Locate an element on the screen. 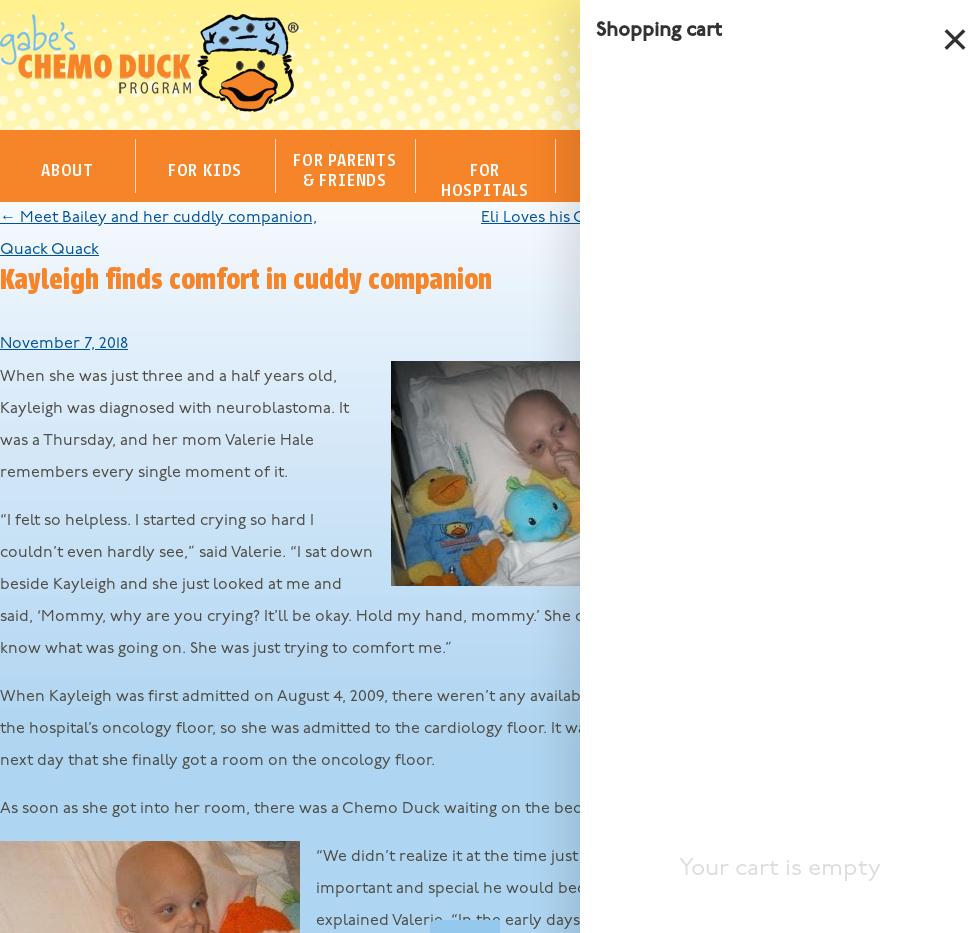 The width and height of the screenshot is (971, 933). 'May 2019' is located at coordinates (763, 653).